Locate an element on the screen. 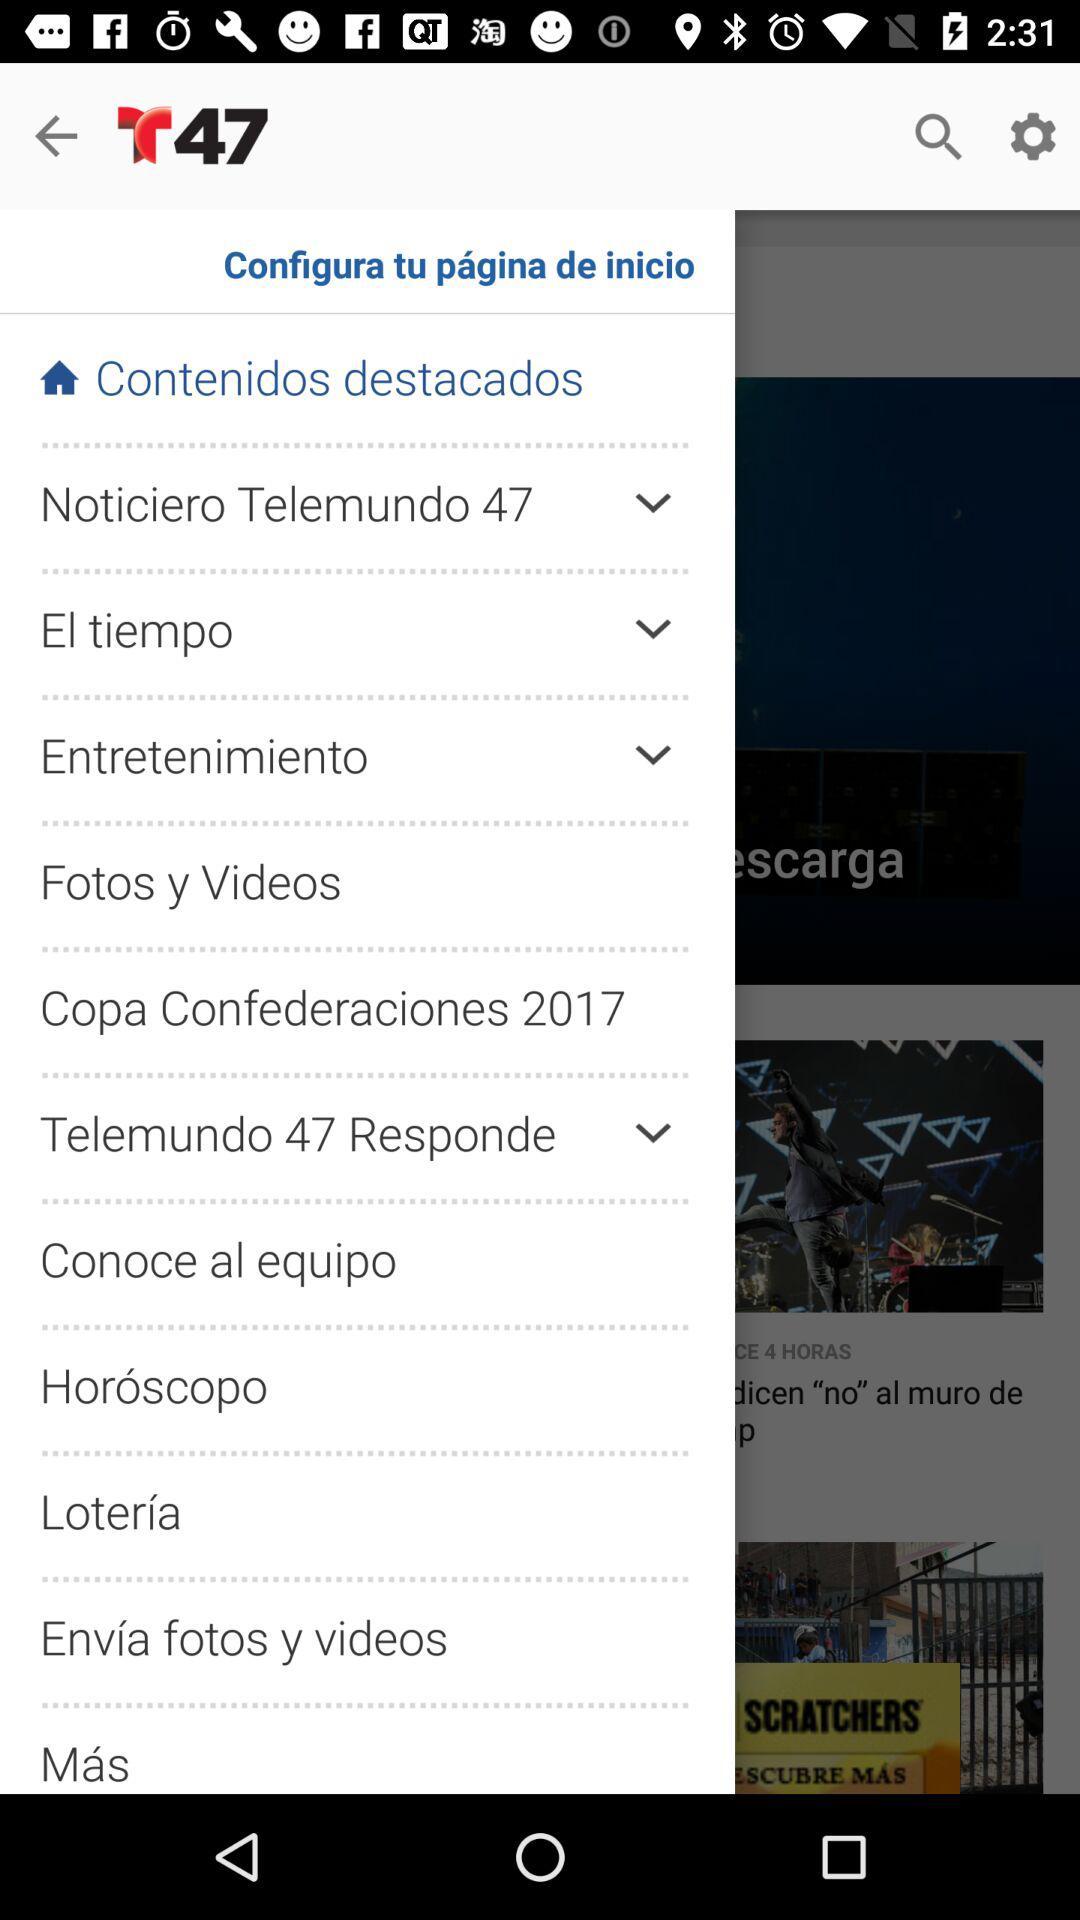  third drop down in web page is located at coordinates (652, 754).